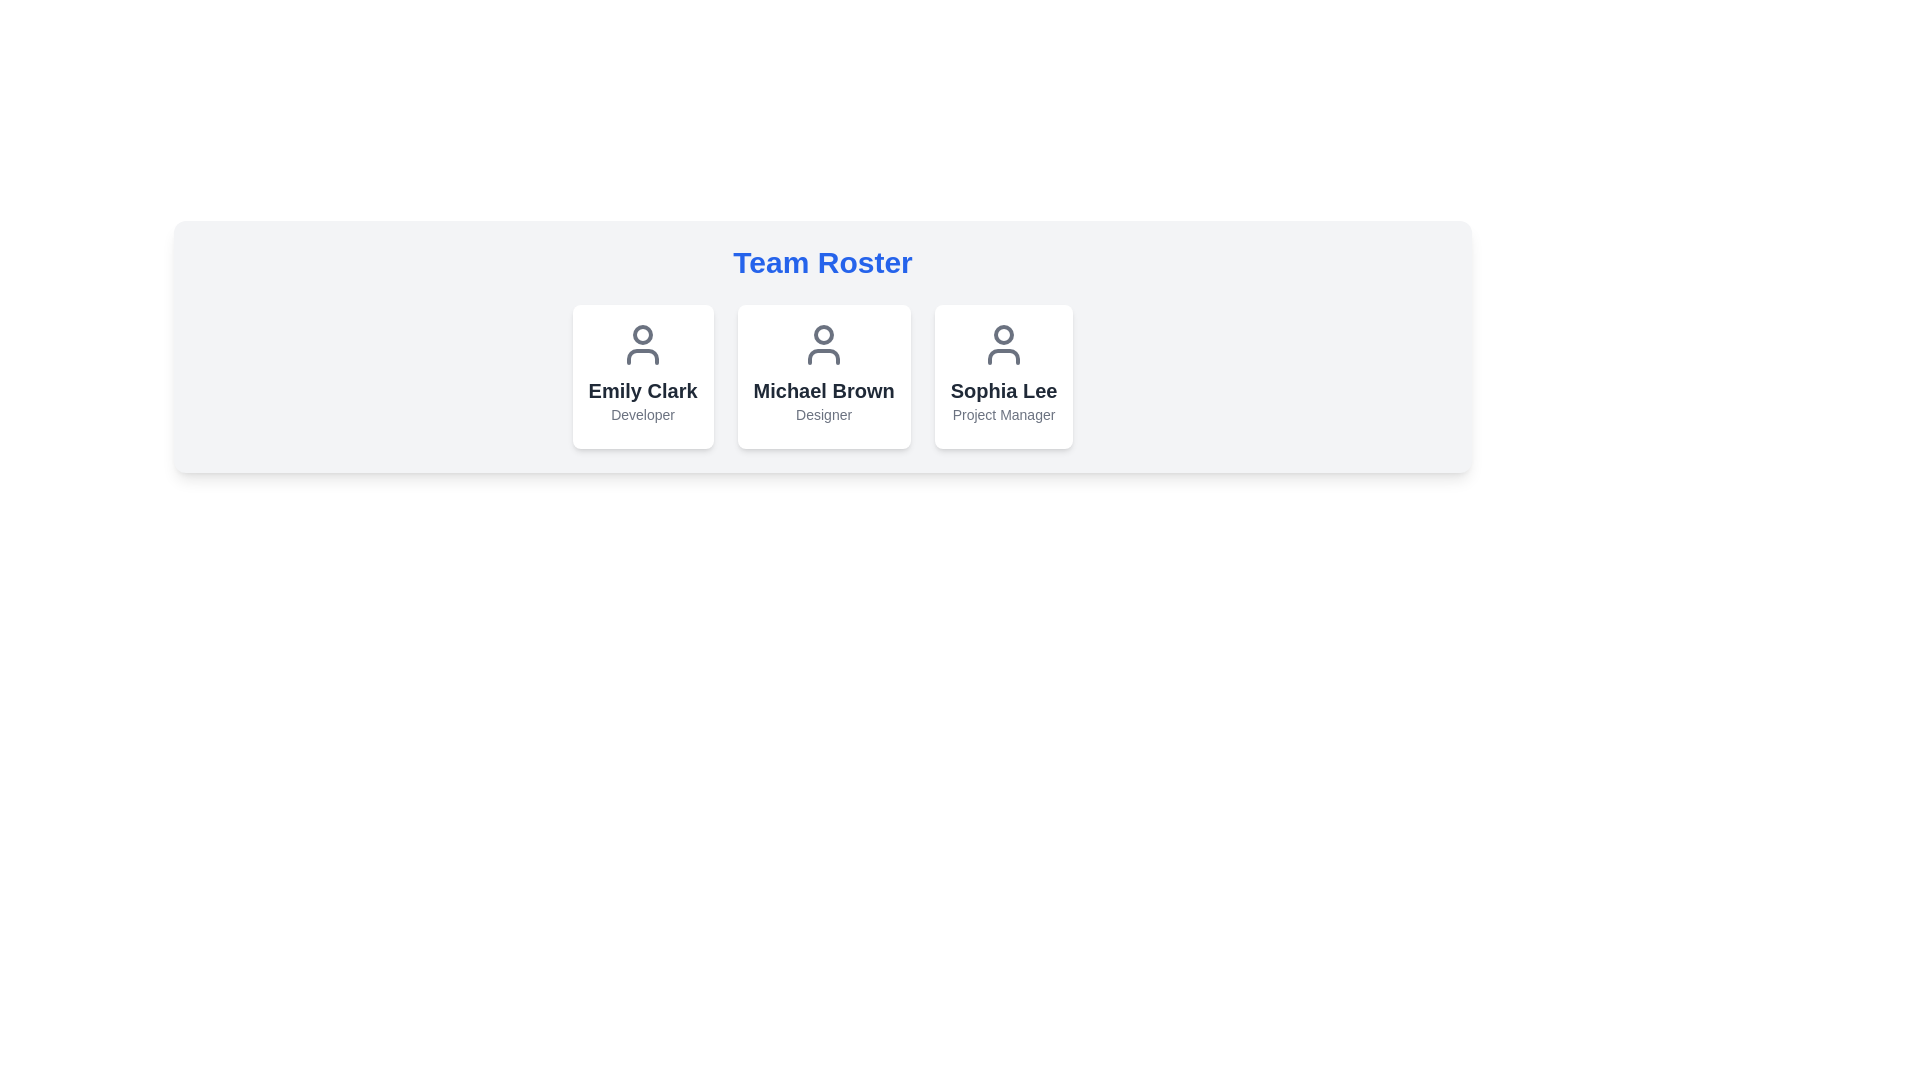 Image resolution: width=1920 pixels, height=1080 pixels. I want to click on the User Profile Icon that visually represents the profile of the user associated with the texts 'Sophia Lee' and 'Project Manager', located in the third column of a horizontal layout, so click(1003, 343).